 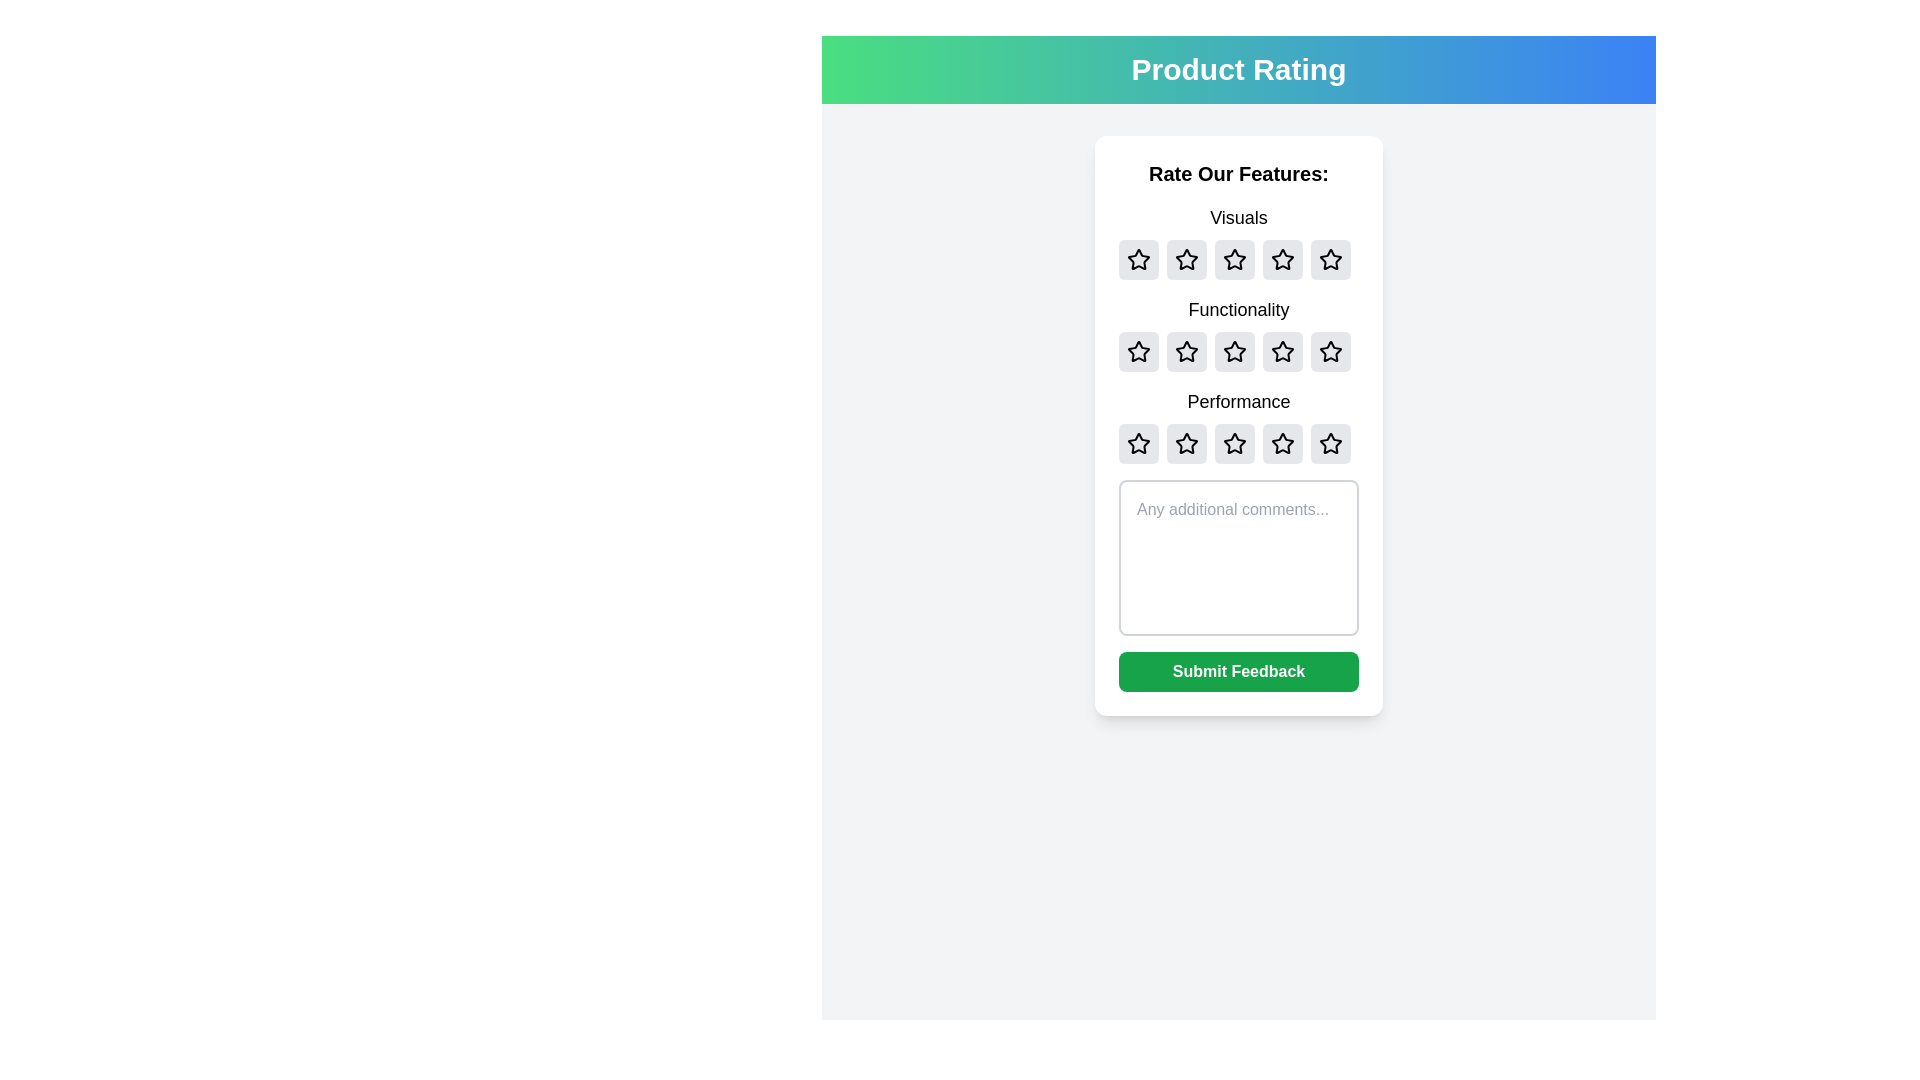 I want to click on the third star-shaped rating icon with a white background and black border under the 'Performance' category, so click(x=1233, y=442).